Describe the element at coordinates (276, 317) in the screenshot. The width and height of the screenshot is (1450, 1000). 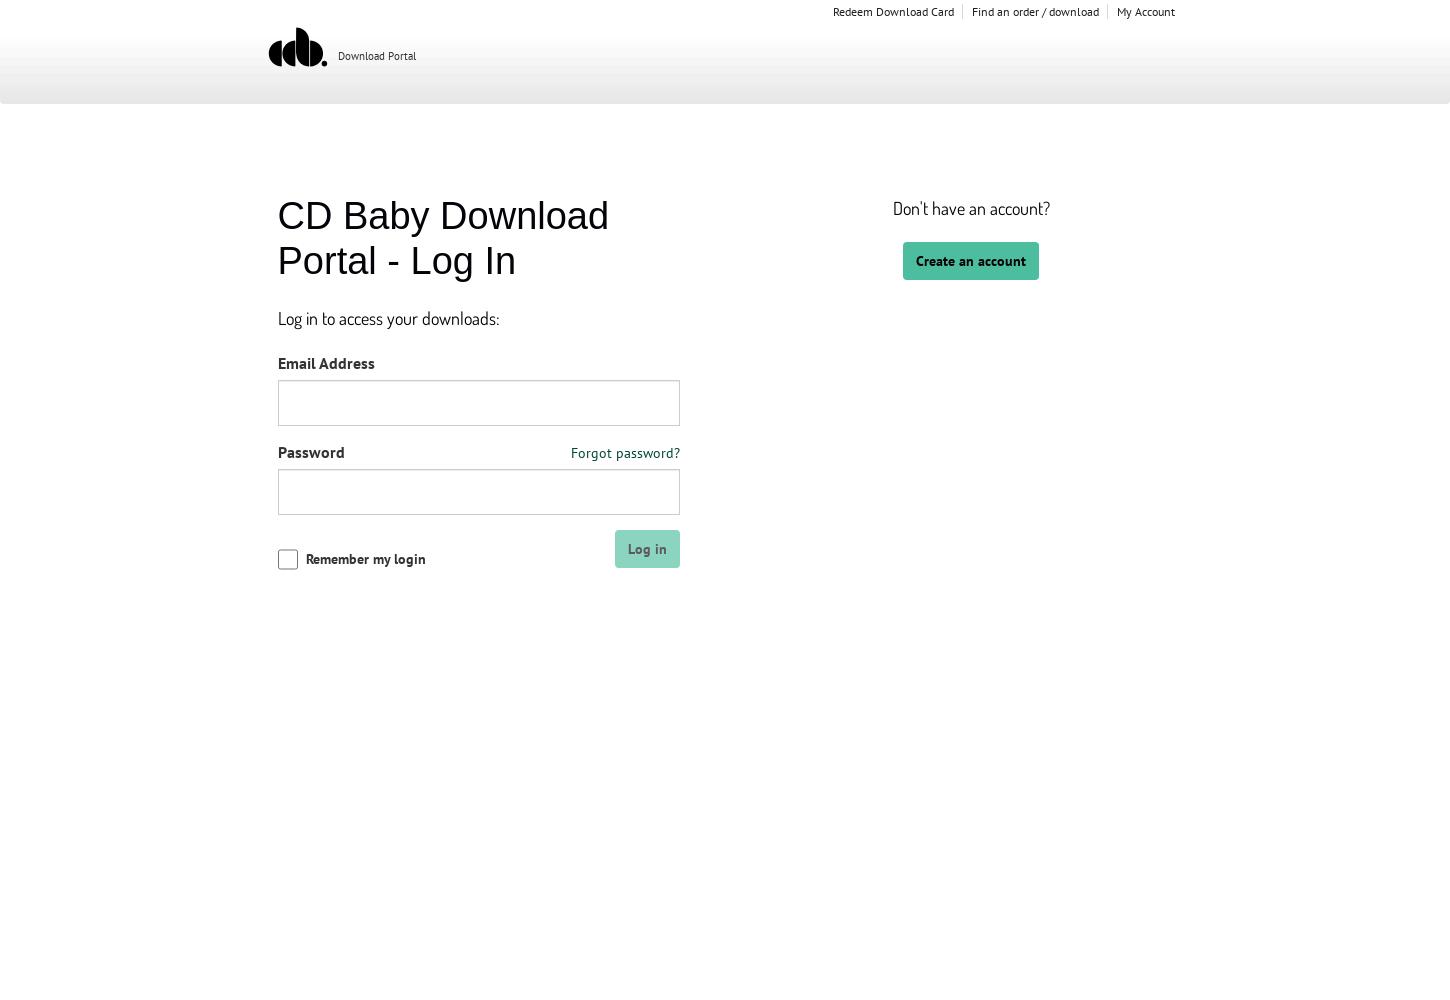
I see `'Log in to access your downloads:'` at that location.